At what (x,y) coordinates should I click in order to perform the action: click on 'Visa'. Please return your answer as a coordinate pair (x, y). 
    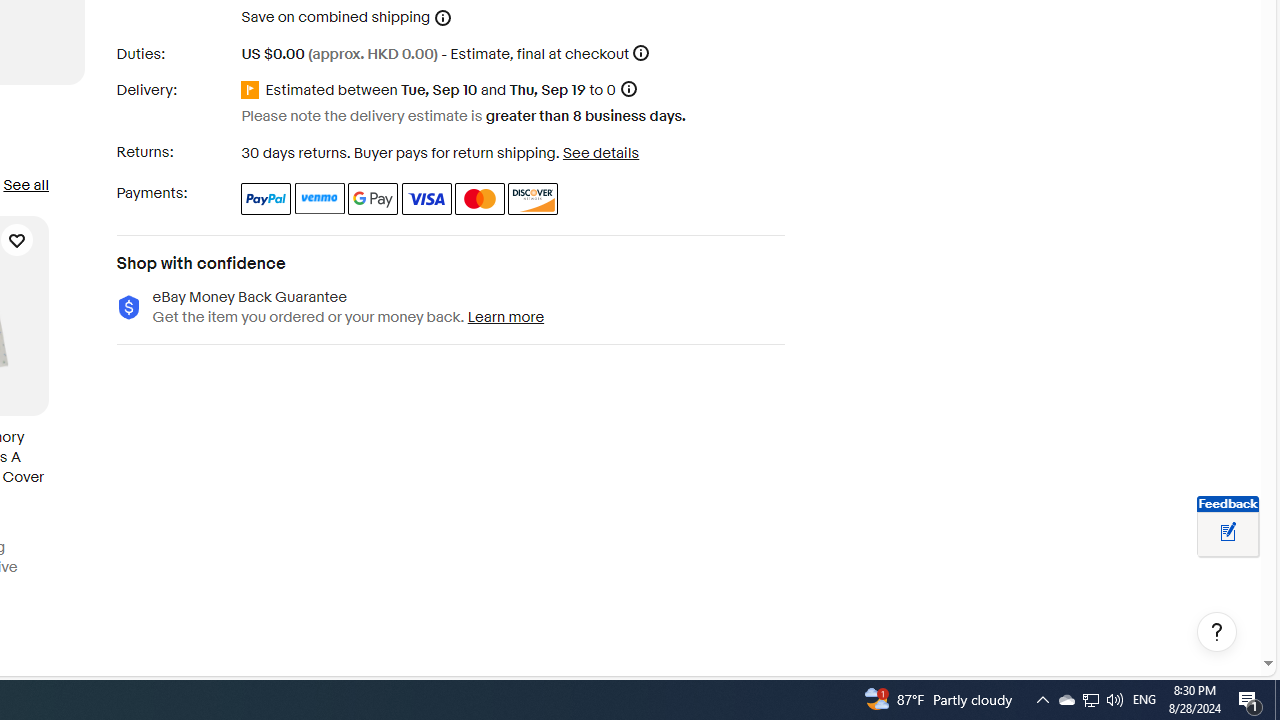
    Looking at the image, I should click on (425, 198).